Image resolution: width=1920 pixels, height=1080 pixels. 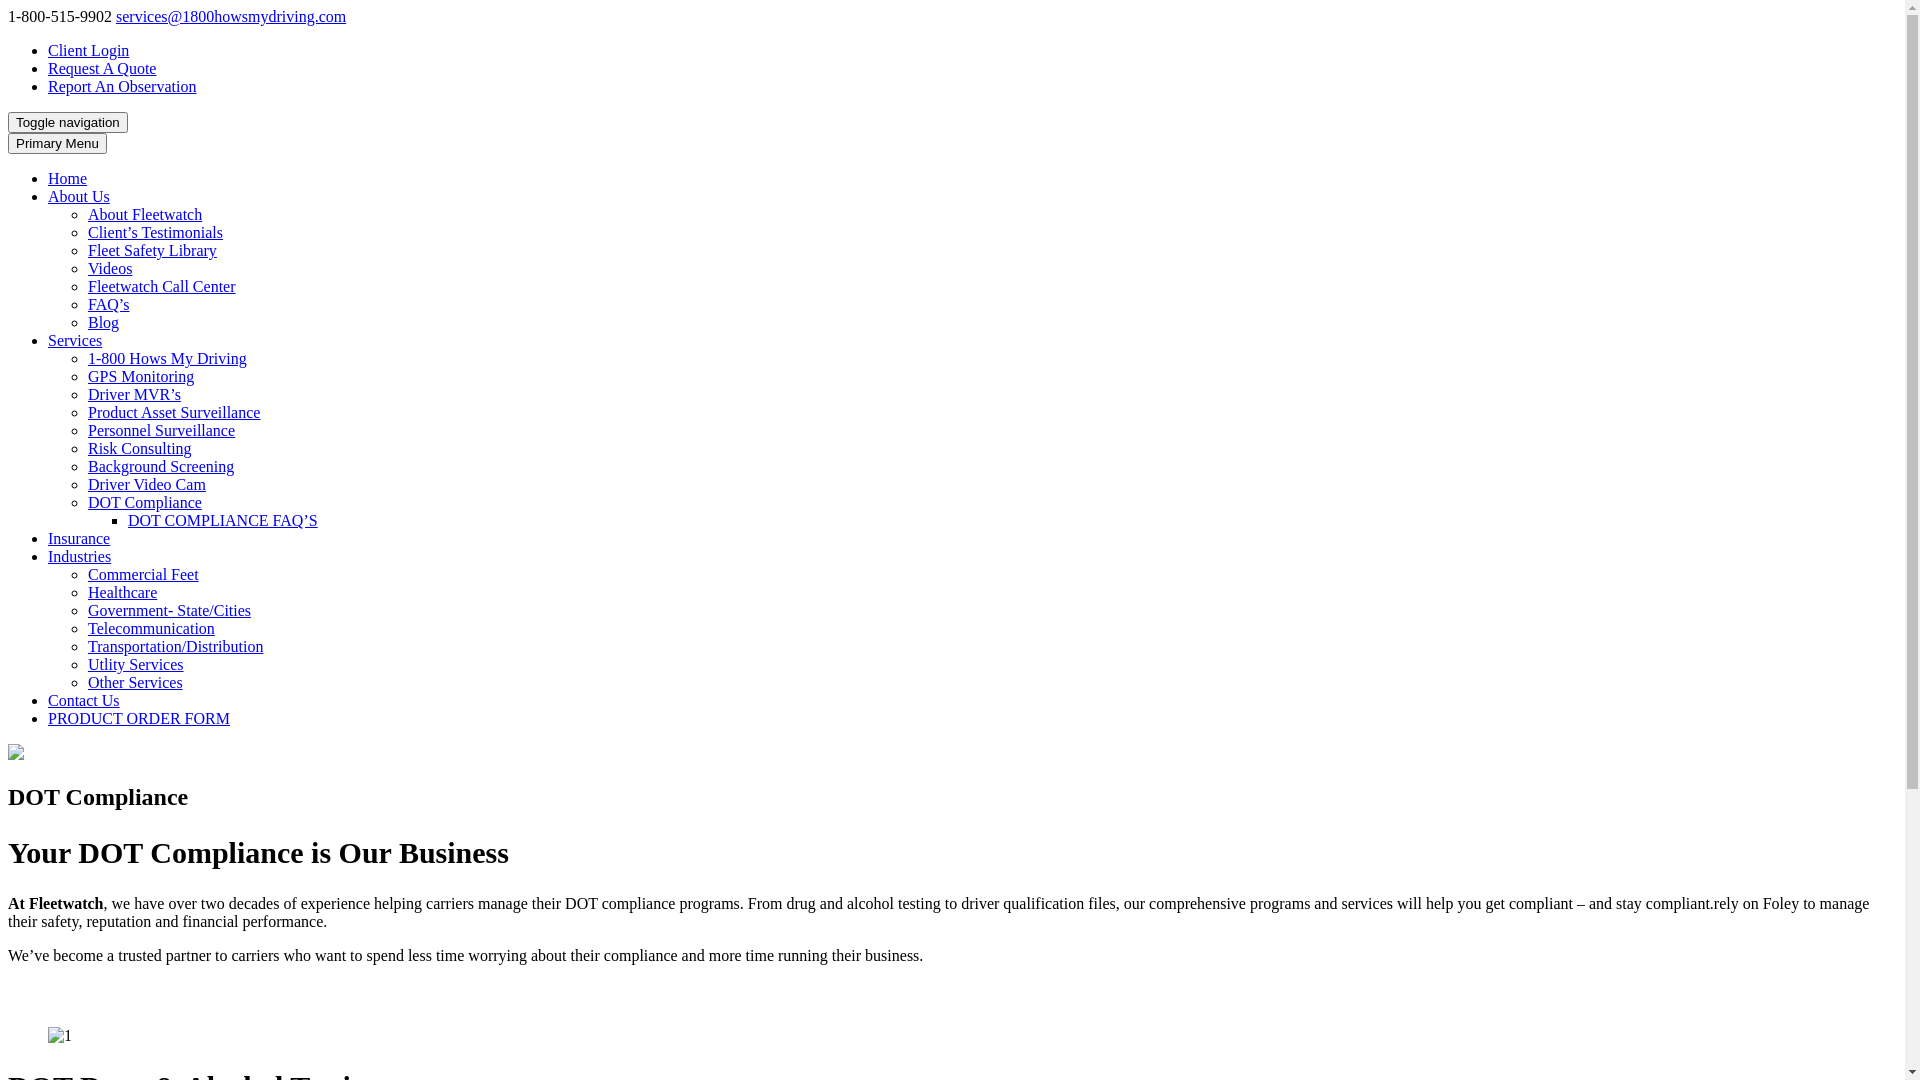 What do you see at coordinates (75, 339) in the screenshot?
I see `'Services'` at bounding box center [75, 339].